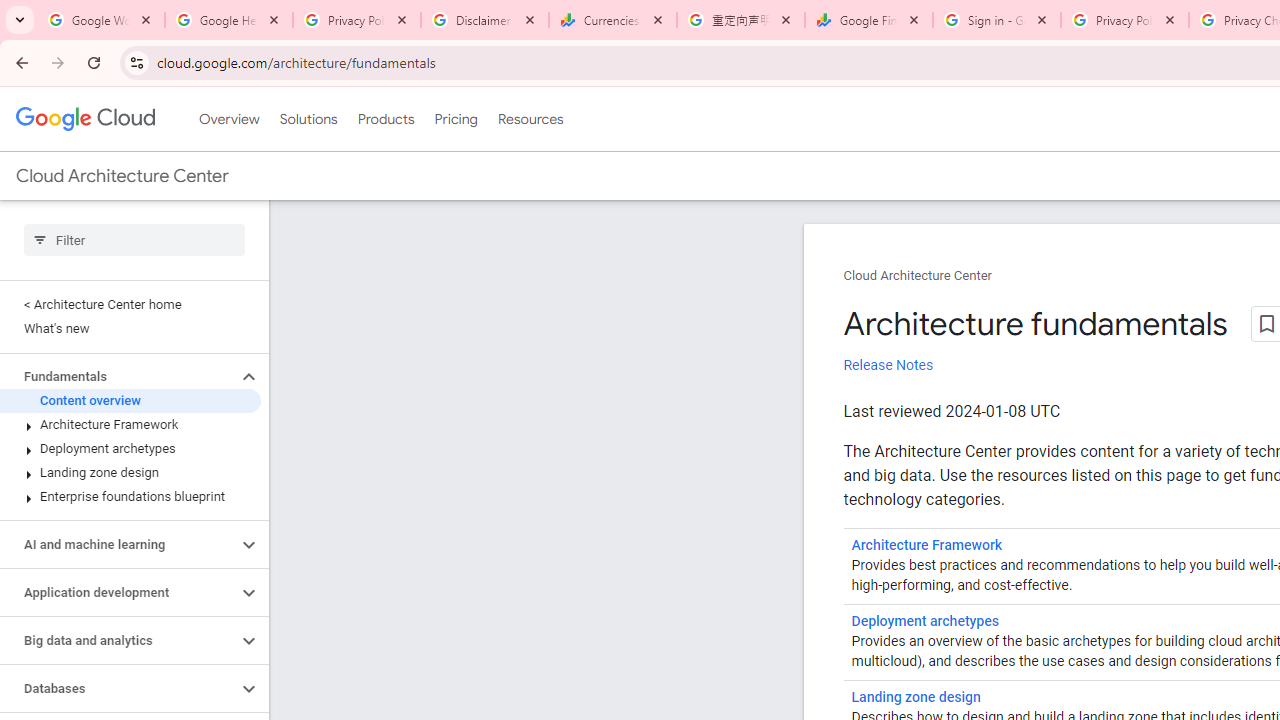 The image size is (1280, 720). What do you see at coordinates (129, 304) in the screenshot?
I see `'< Architecture Center home'` at bounding box center [129, 304].